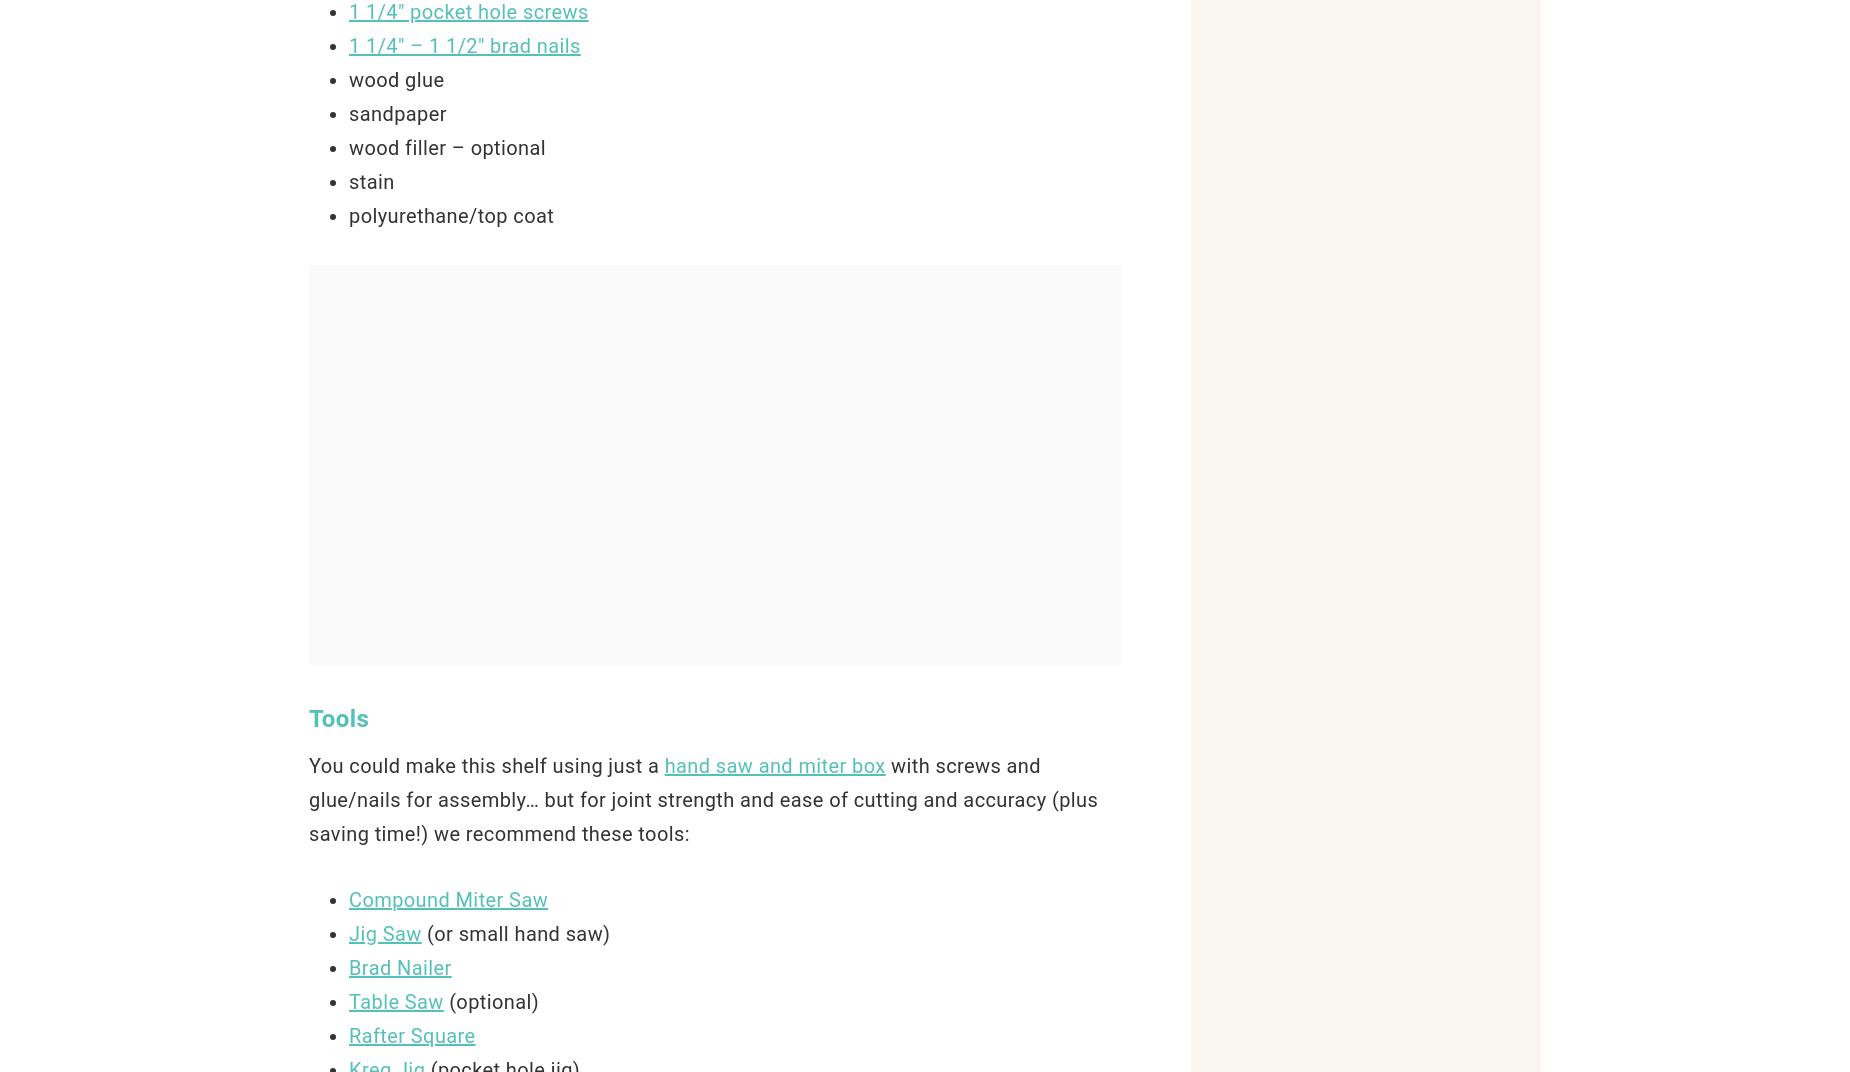 This screenshot has width=1850, height=1072. I want to click on 'sandpaper', so click(347, 113).